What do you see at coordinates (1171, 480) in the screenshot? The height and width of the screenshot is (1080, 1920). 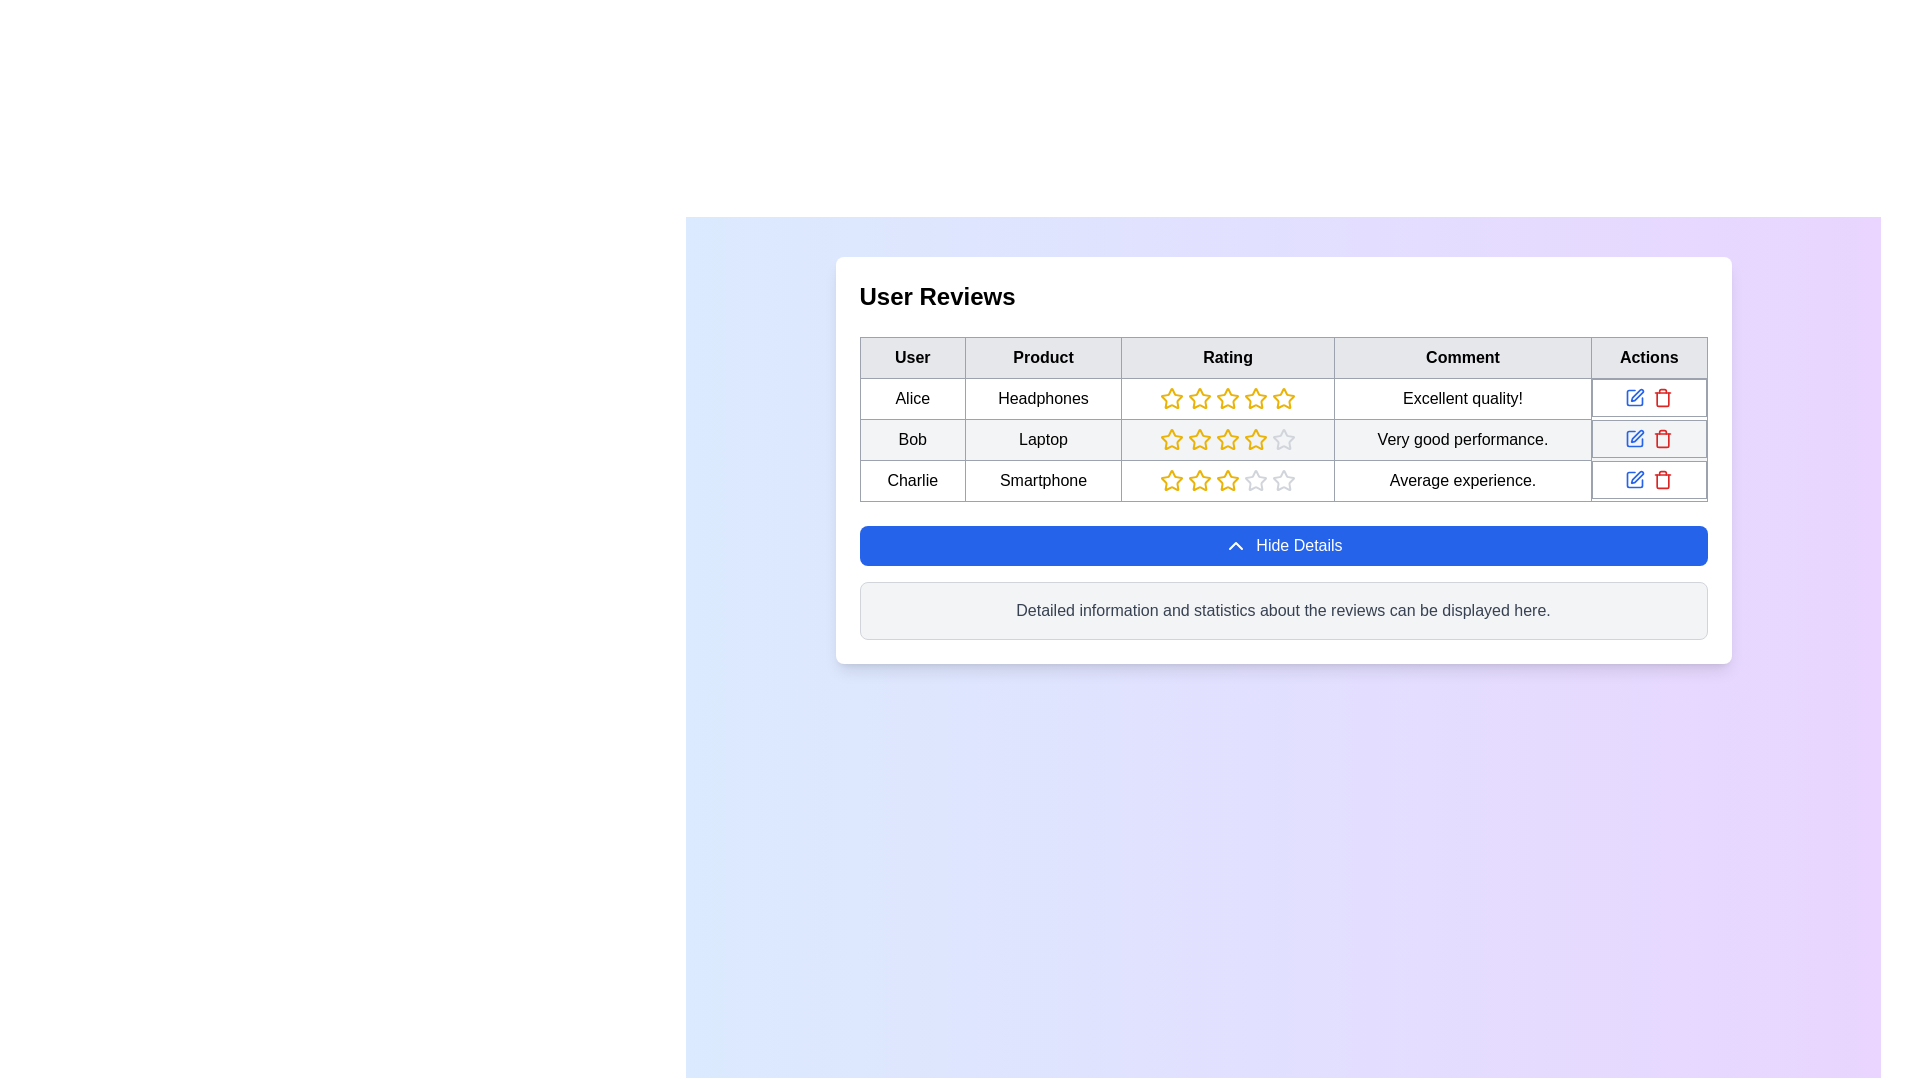 I see `the second star icon in the third row of the rating column to represent a rating level of '2 out of 5' in the user reviews table` at bounding box center [1171, 480].